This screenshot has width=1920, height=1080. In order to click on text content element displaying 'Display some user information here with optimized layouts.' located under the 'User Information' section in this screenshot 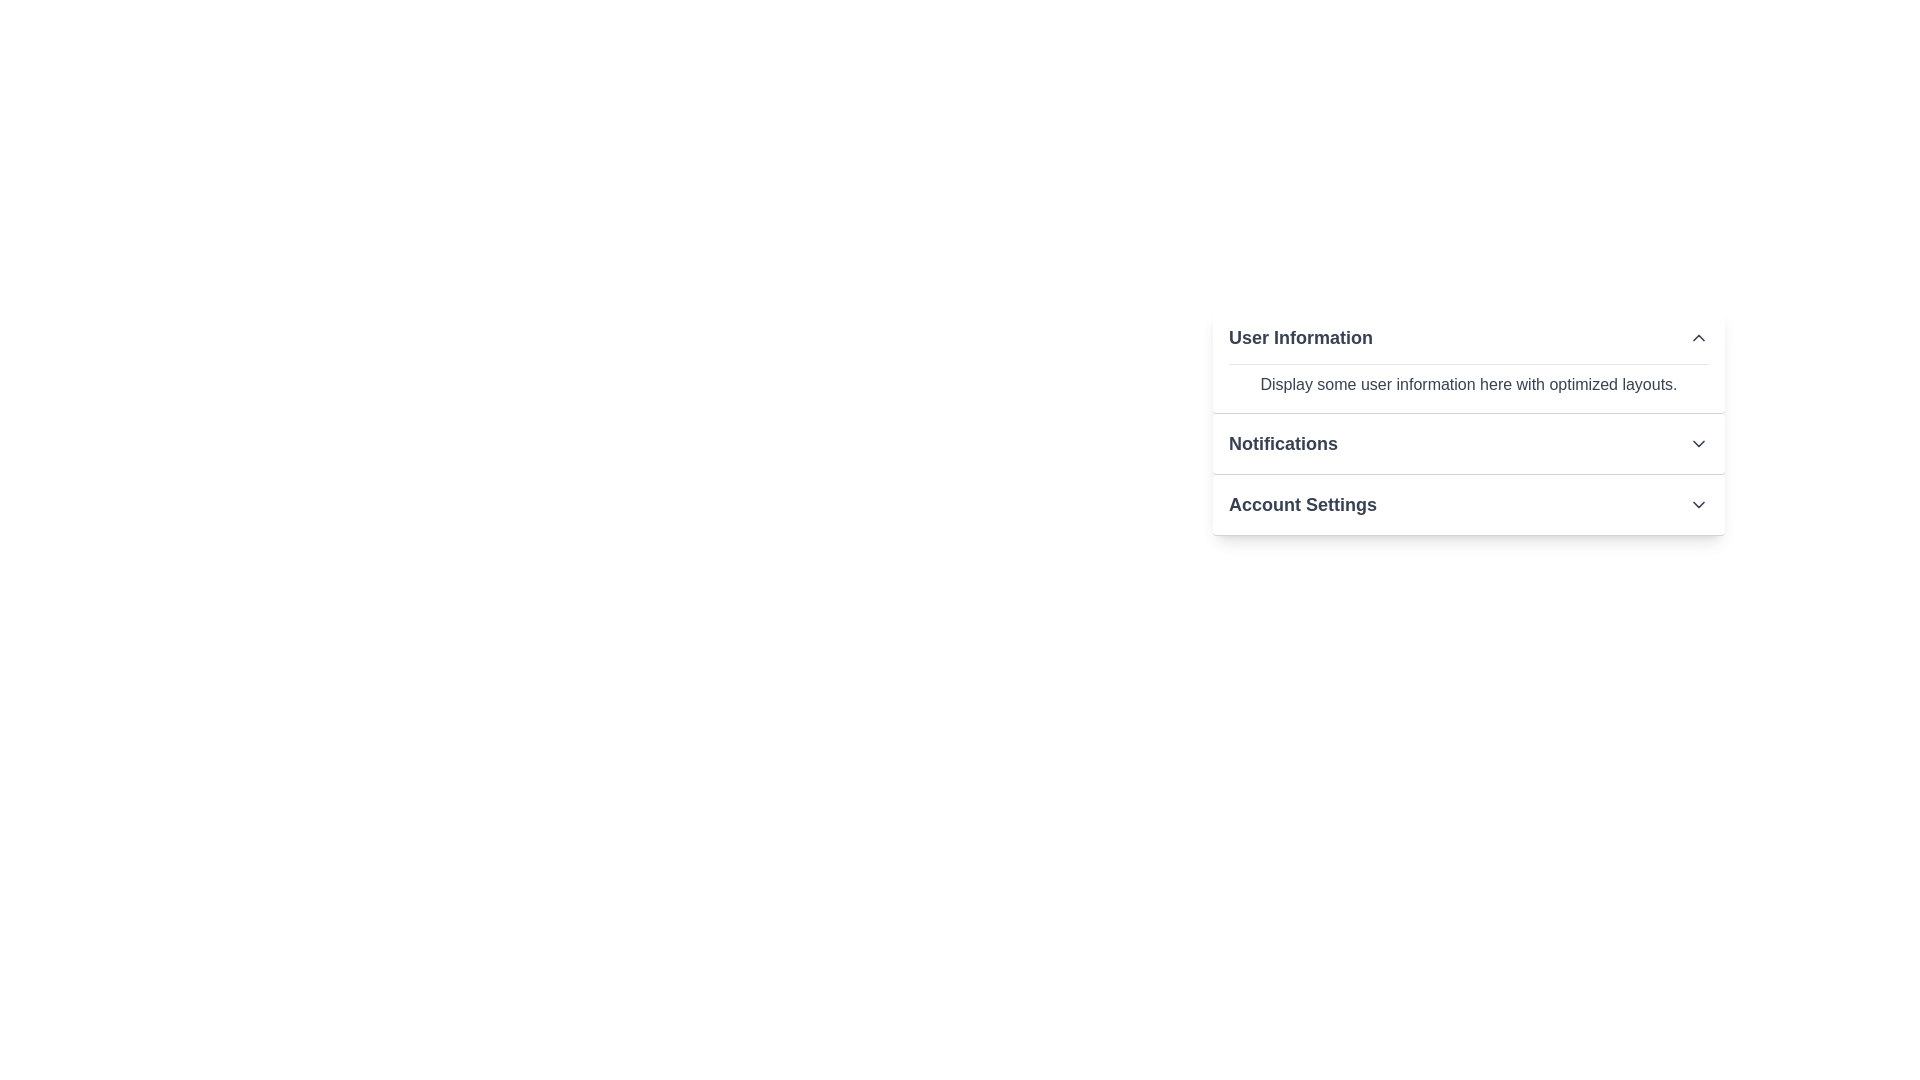, I will do `click(1468, 380)`.